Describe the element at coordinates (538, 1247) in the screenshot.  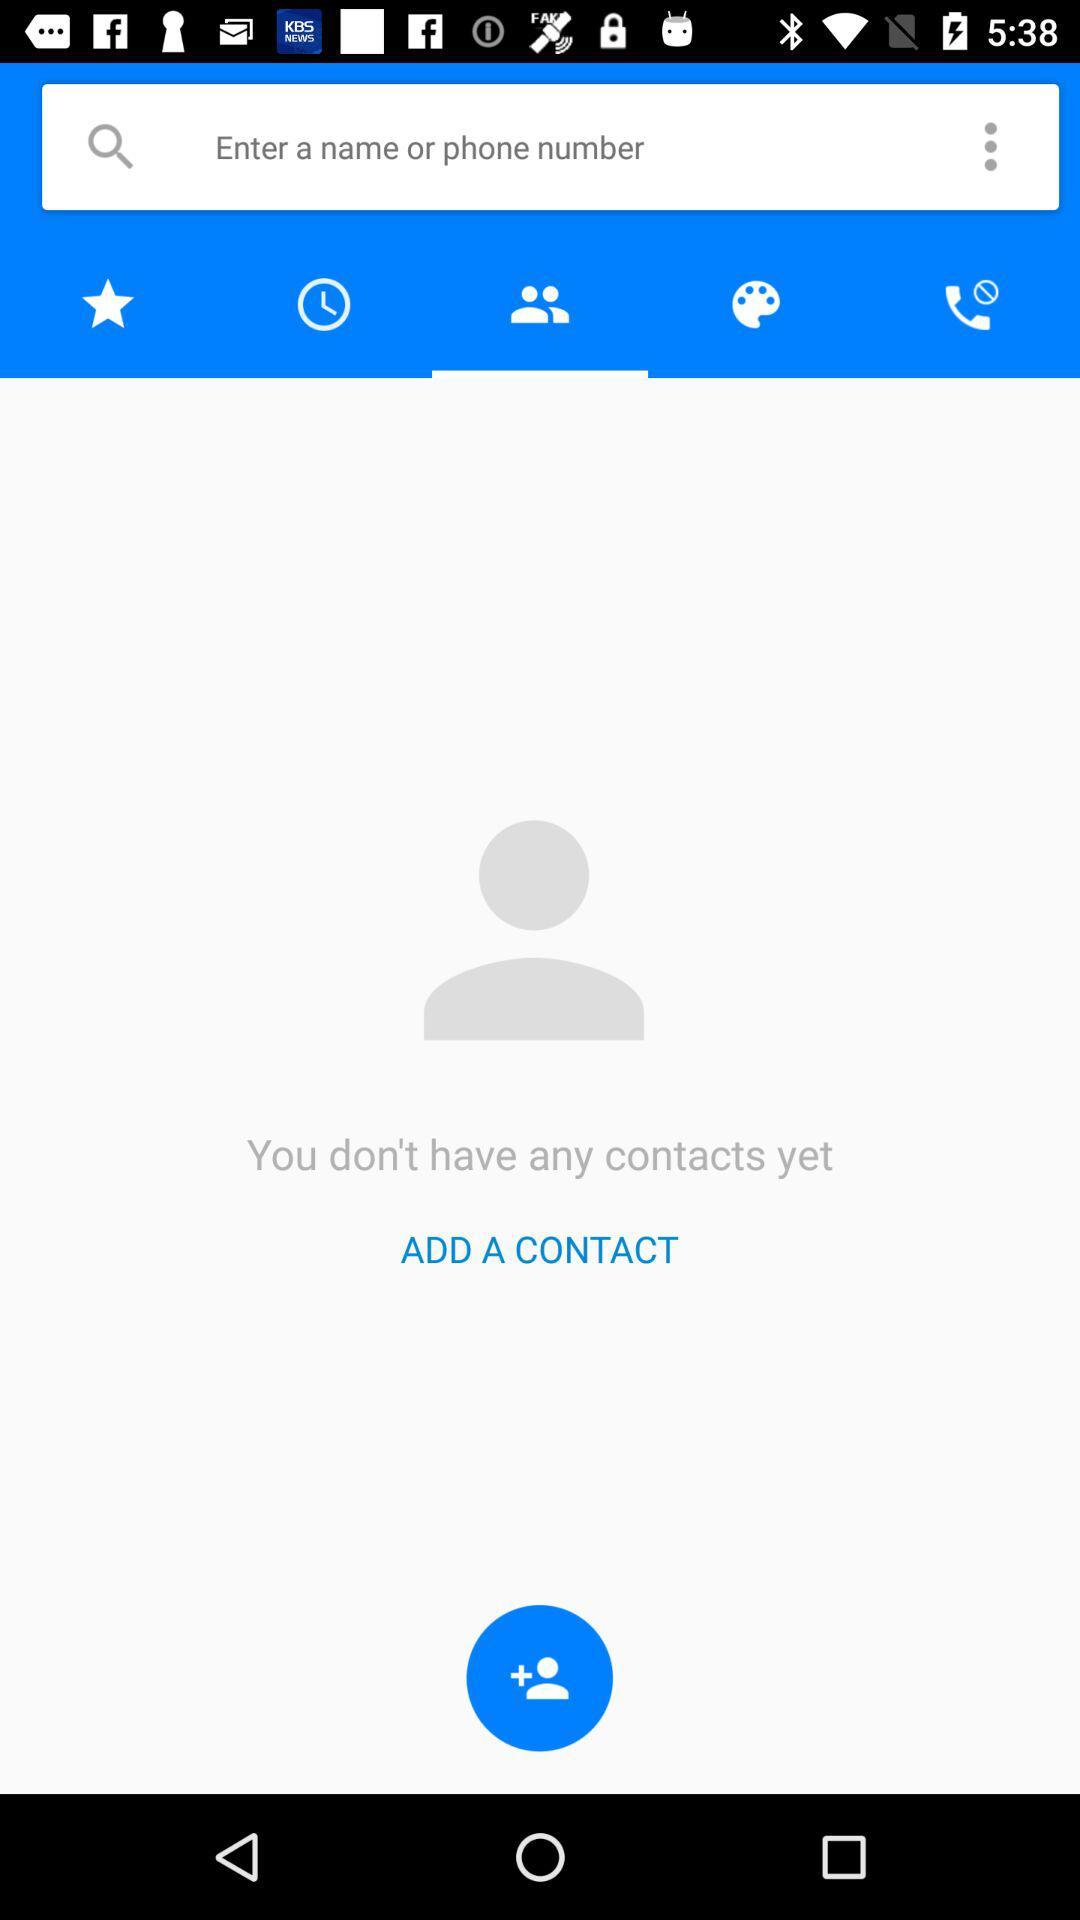
I see `add a contact app` at that location.